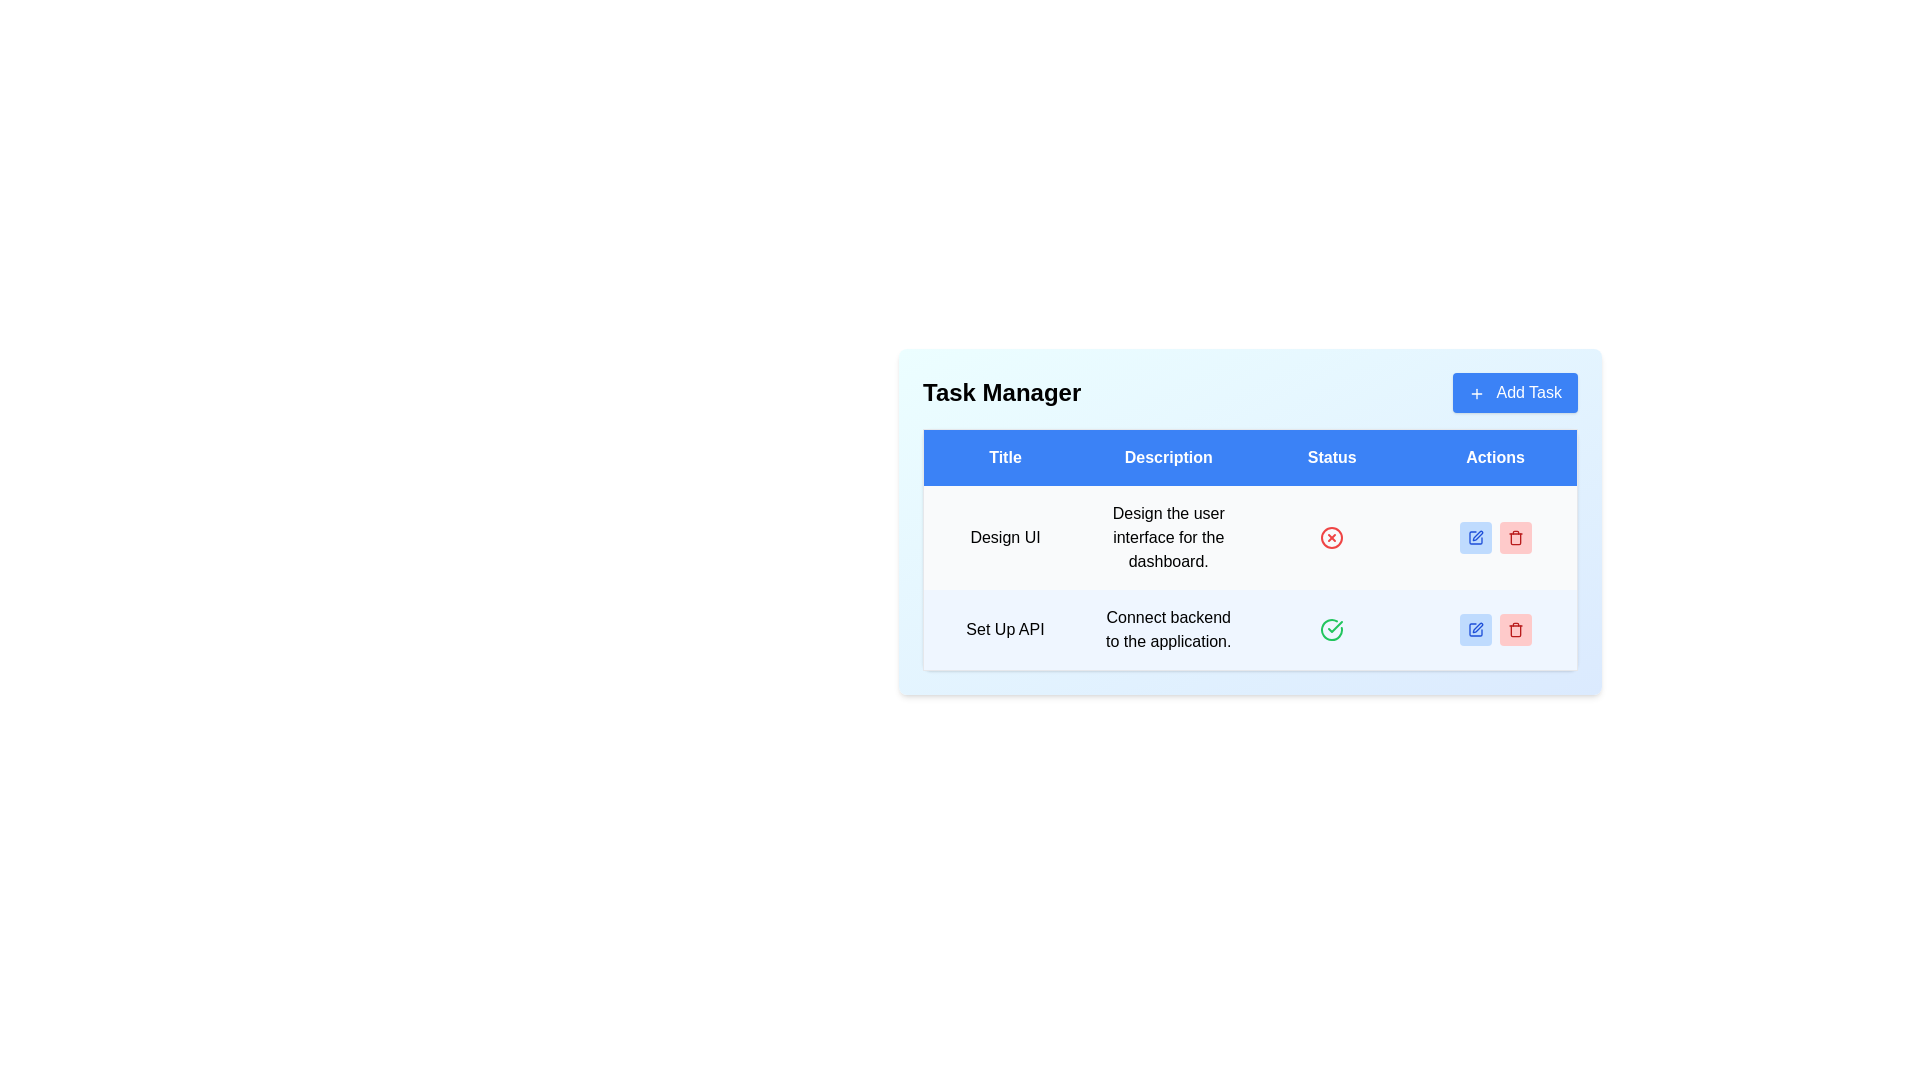 This screenshot has width=1920, height=1080. I want to click on the green circular icon with a checkmark that signifies the completion status of the task 'Set Up API' in the second row of the task management table, so click(1249, 630).